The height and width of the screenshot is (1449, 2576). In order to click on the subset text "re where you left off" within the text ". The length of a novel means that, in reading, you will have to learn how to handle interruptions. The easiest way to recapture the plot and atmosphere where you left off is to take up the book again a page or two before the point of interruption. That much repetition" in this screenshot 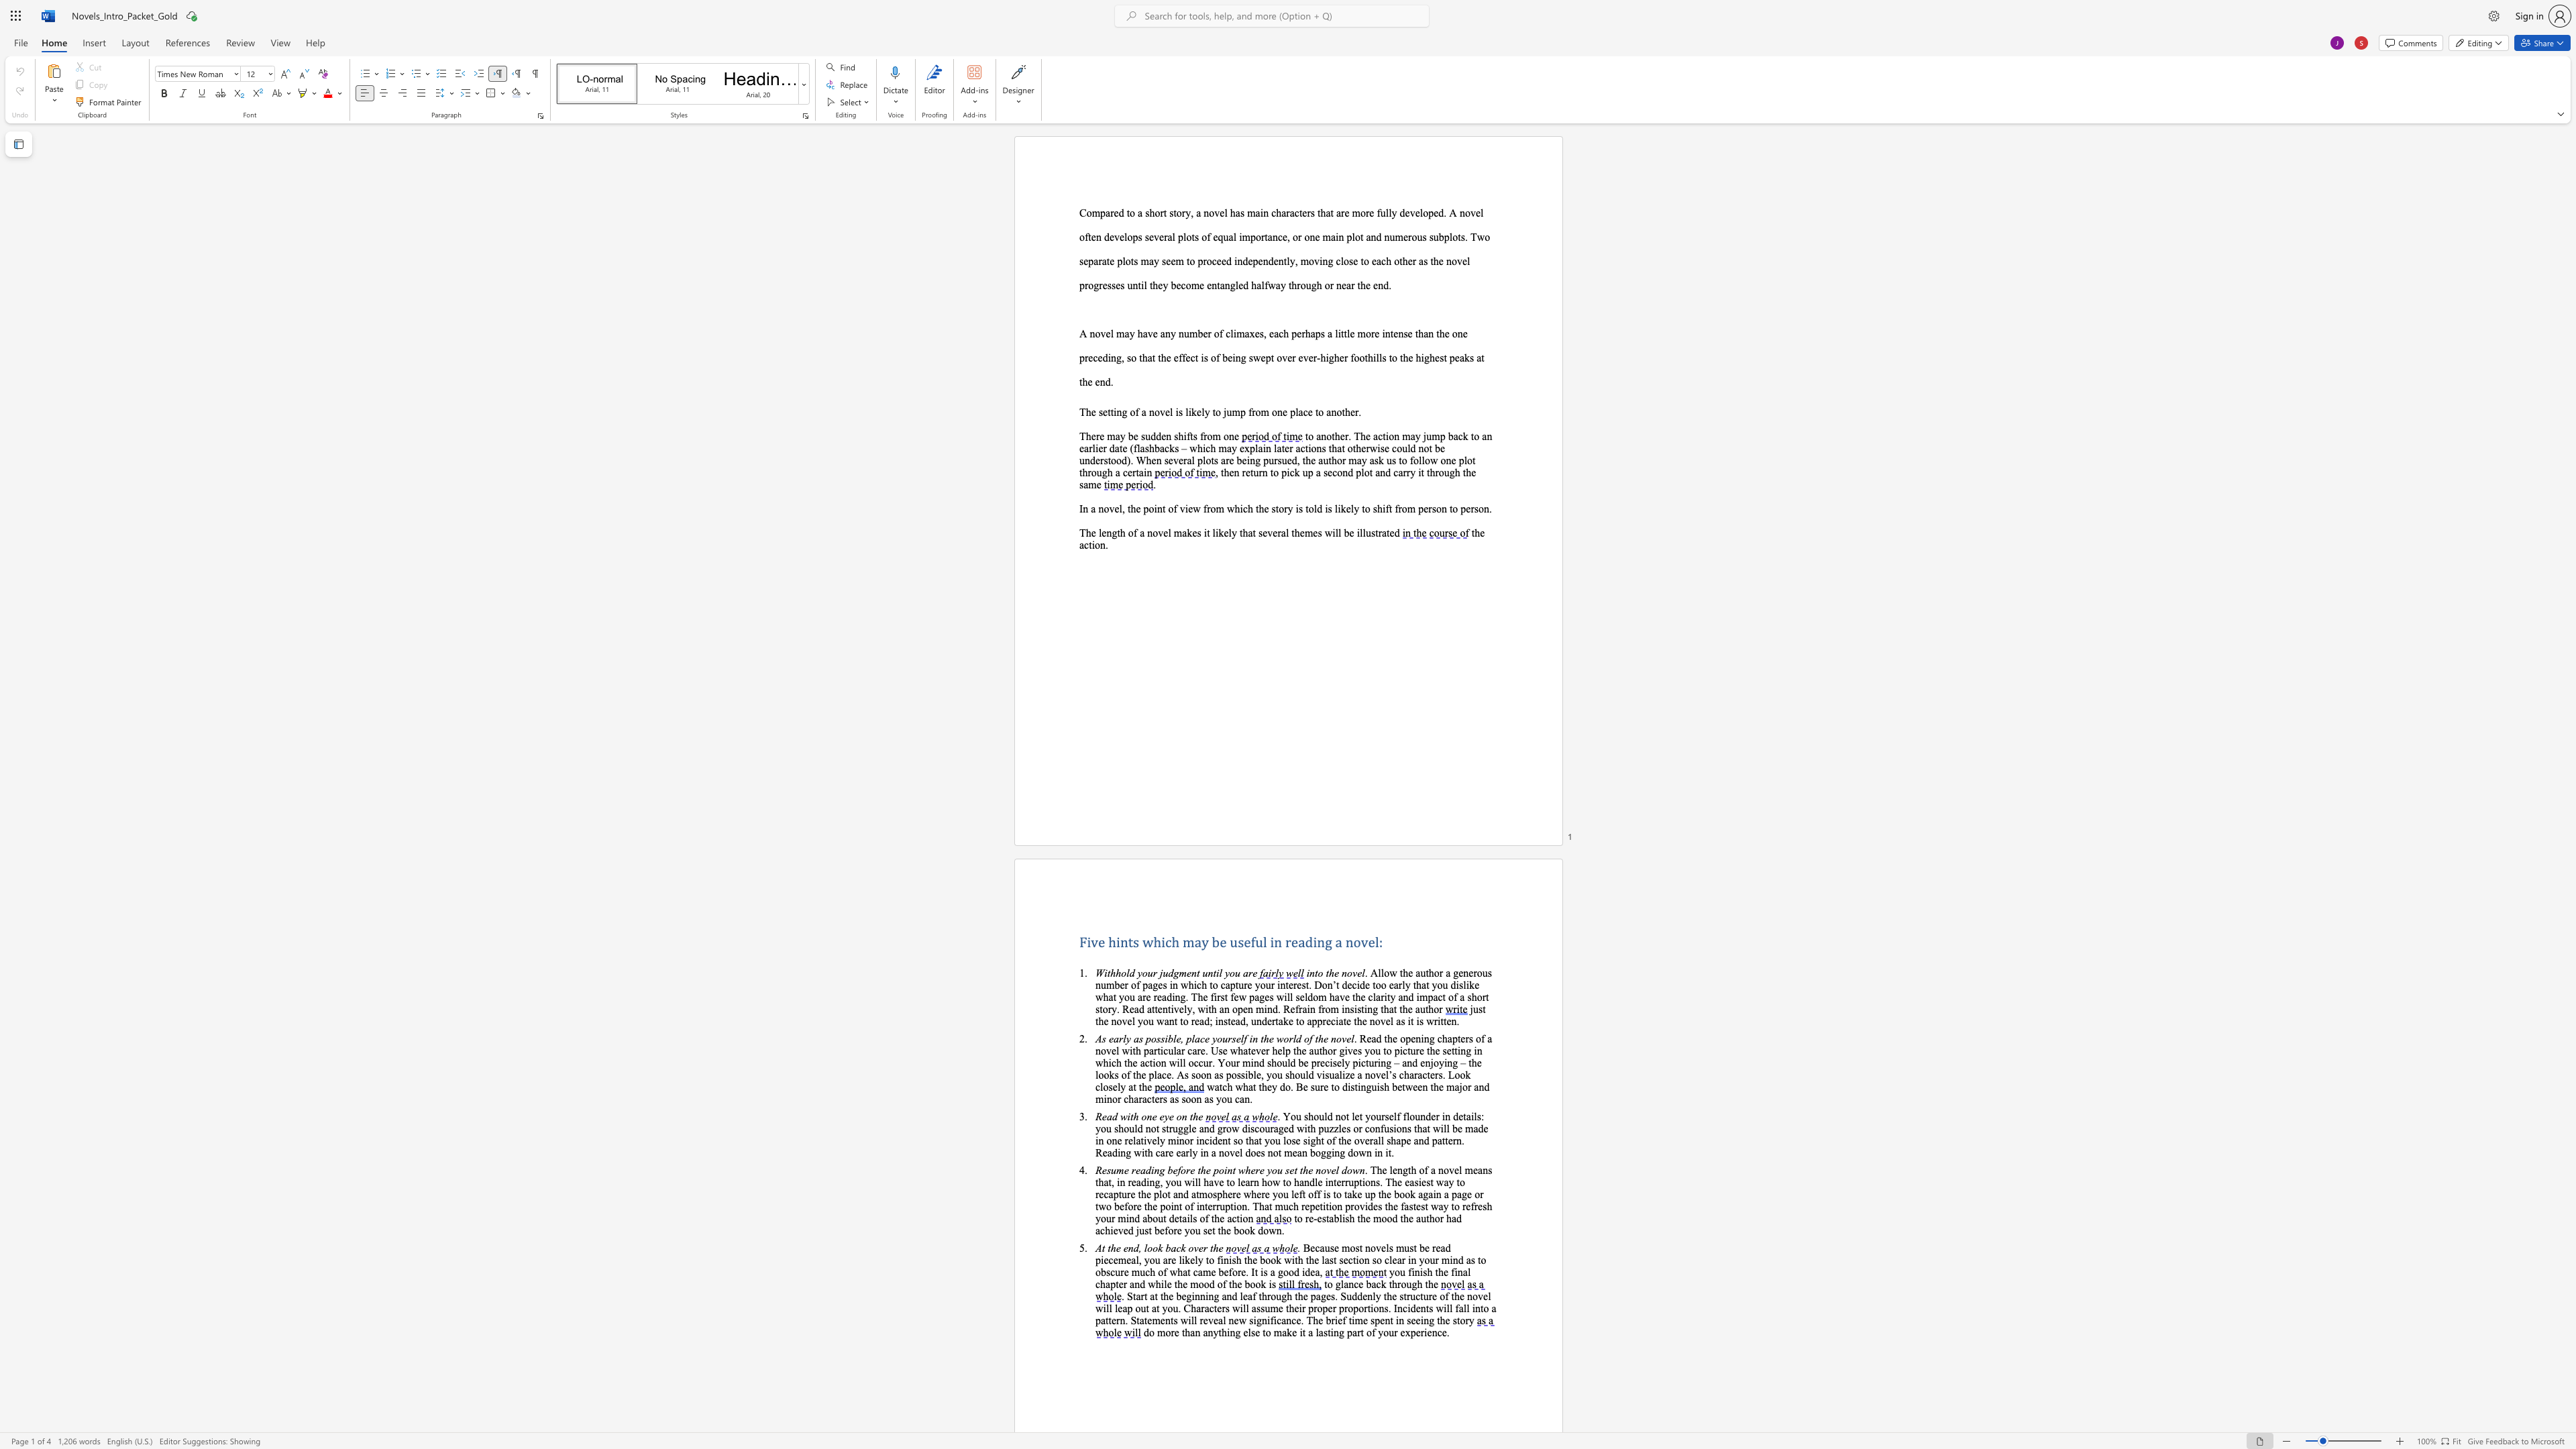, I will do `click(1232, 1193)`.